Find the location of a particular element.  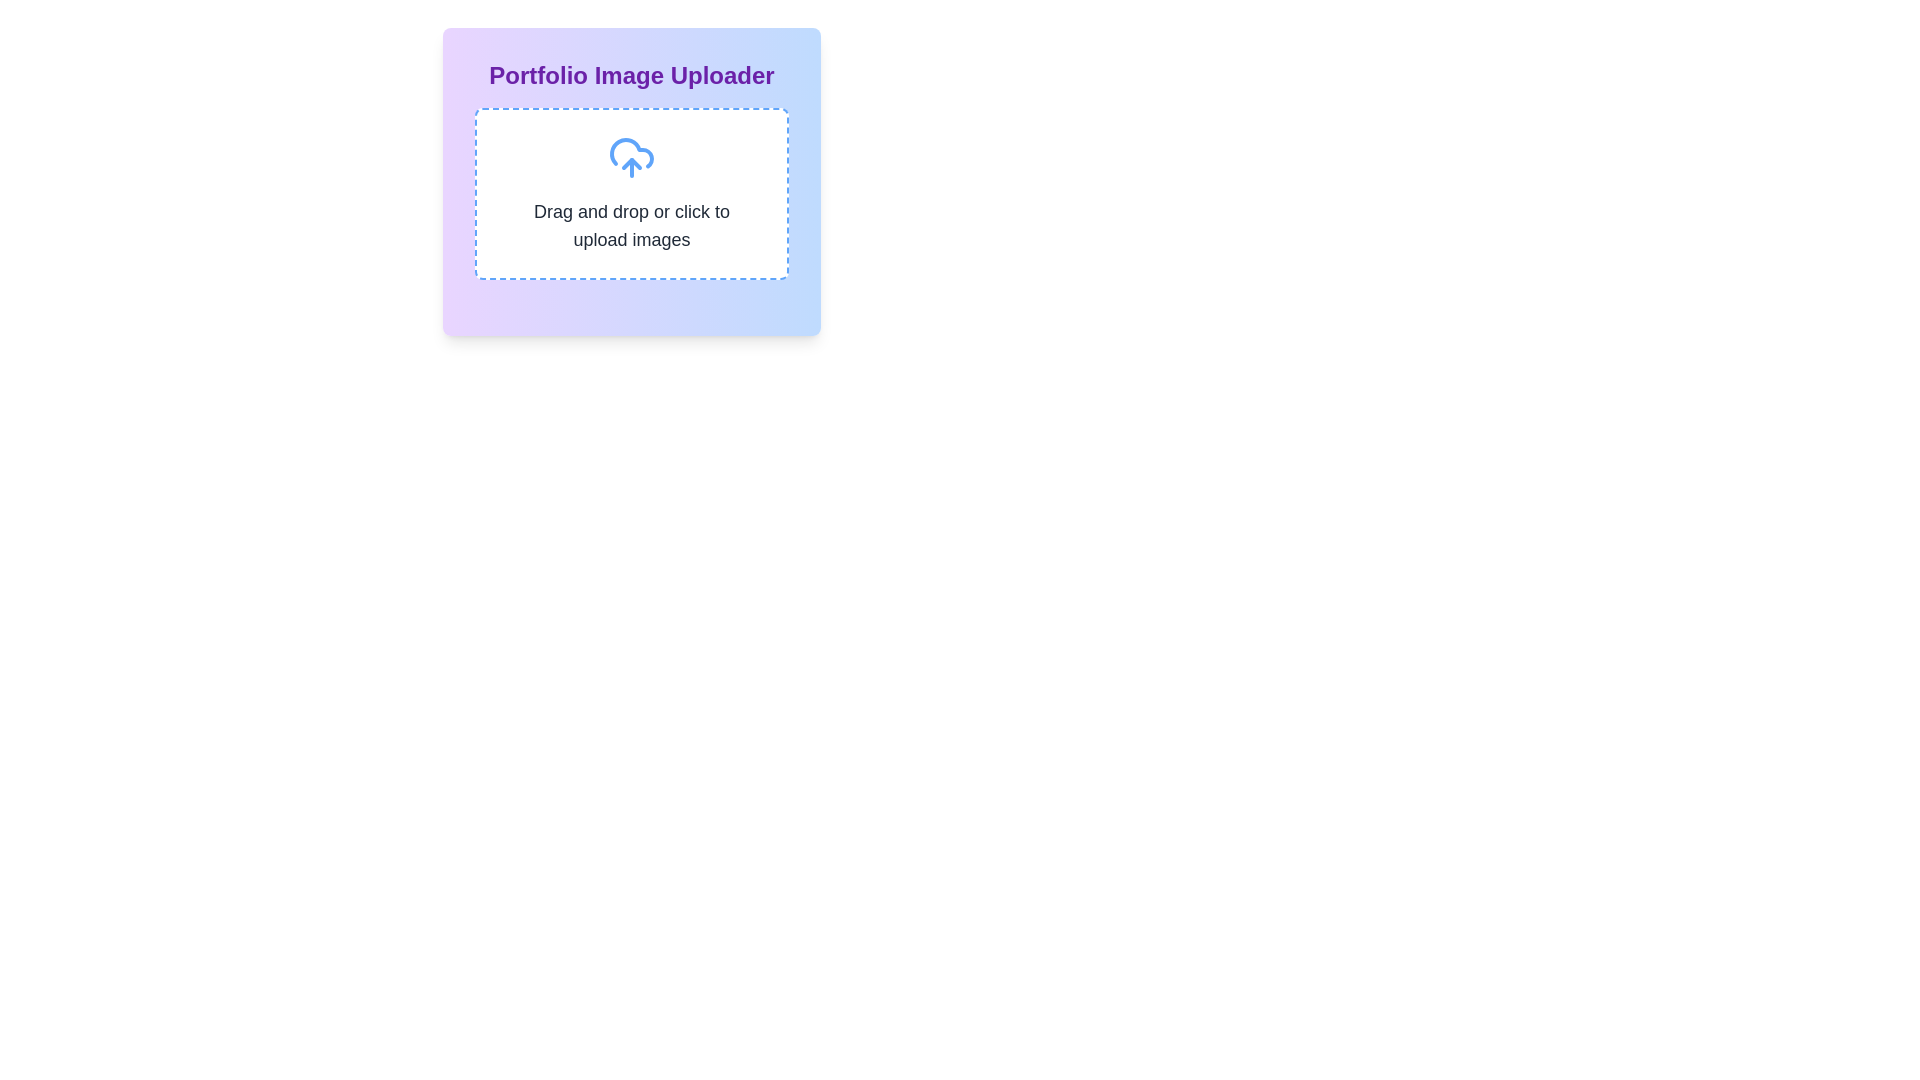

the small upward-pointing arrow icon located at the bottom center of the blue cloud upload icon, which is part of the 'Portfolio Image Uploader' section is located at coordinates (631, 163).